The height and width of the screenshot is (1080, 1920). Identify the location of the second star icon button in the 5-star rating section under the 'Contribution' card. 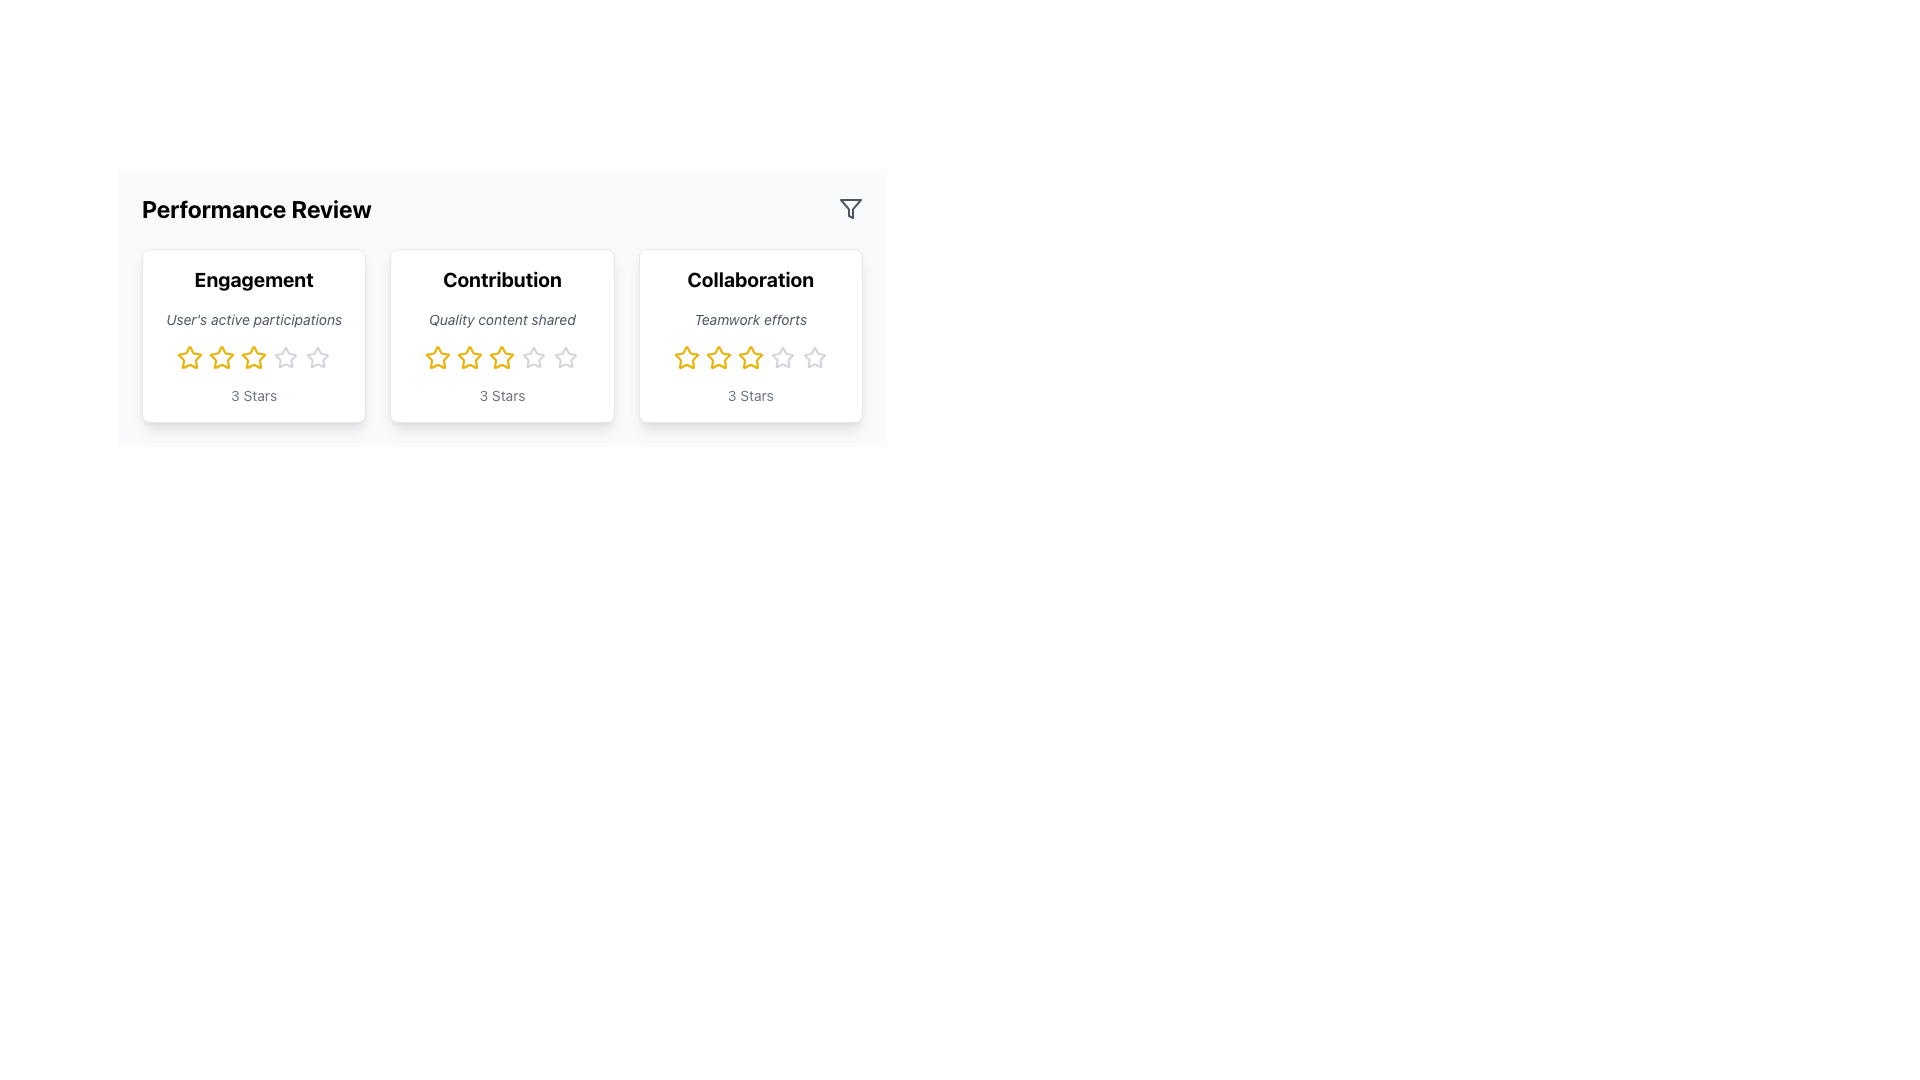
(437, 356).